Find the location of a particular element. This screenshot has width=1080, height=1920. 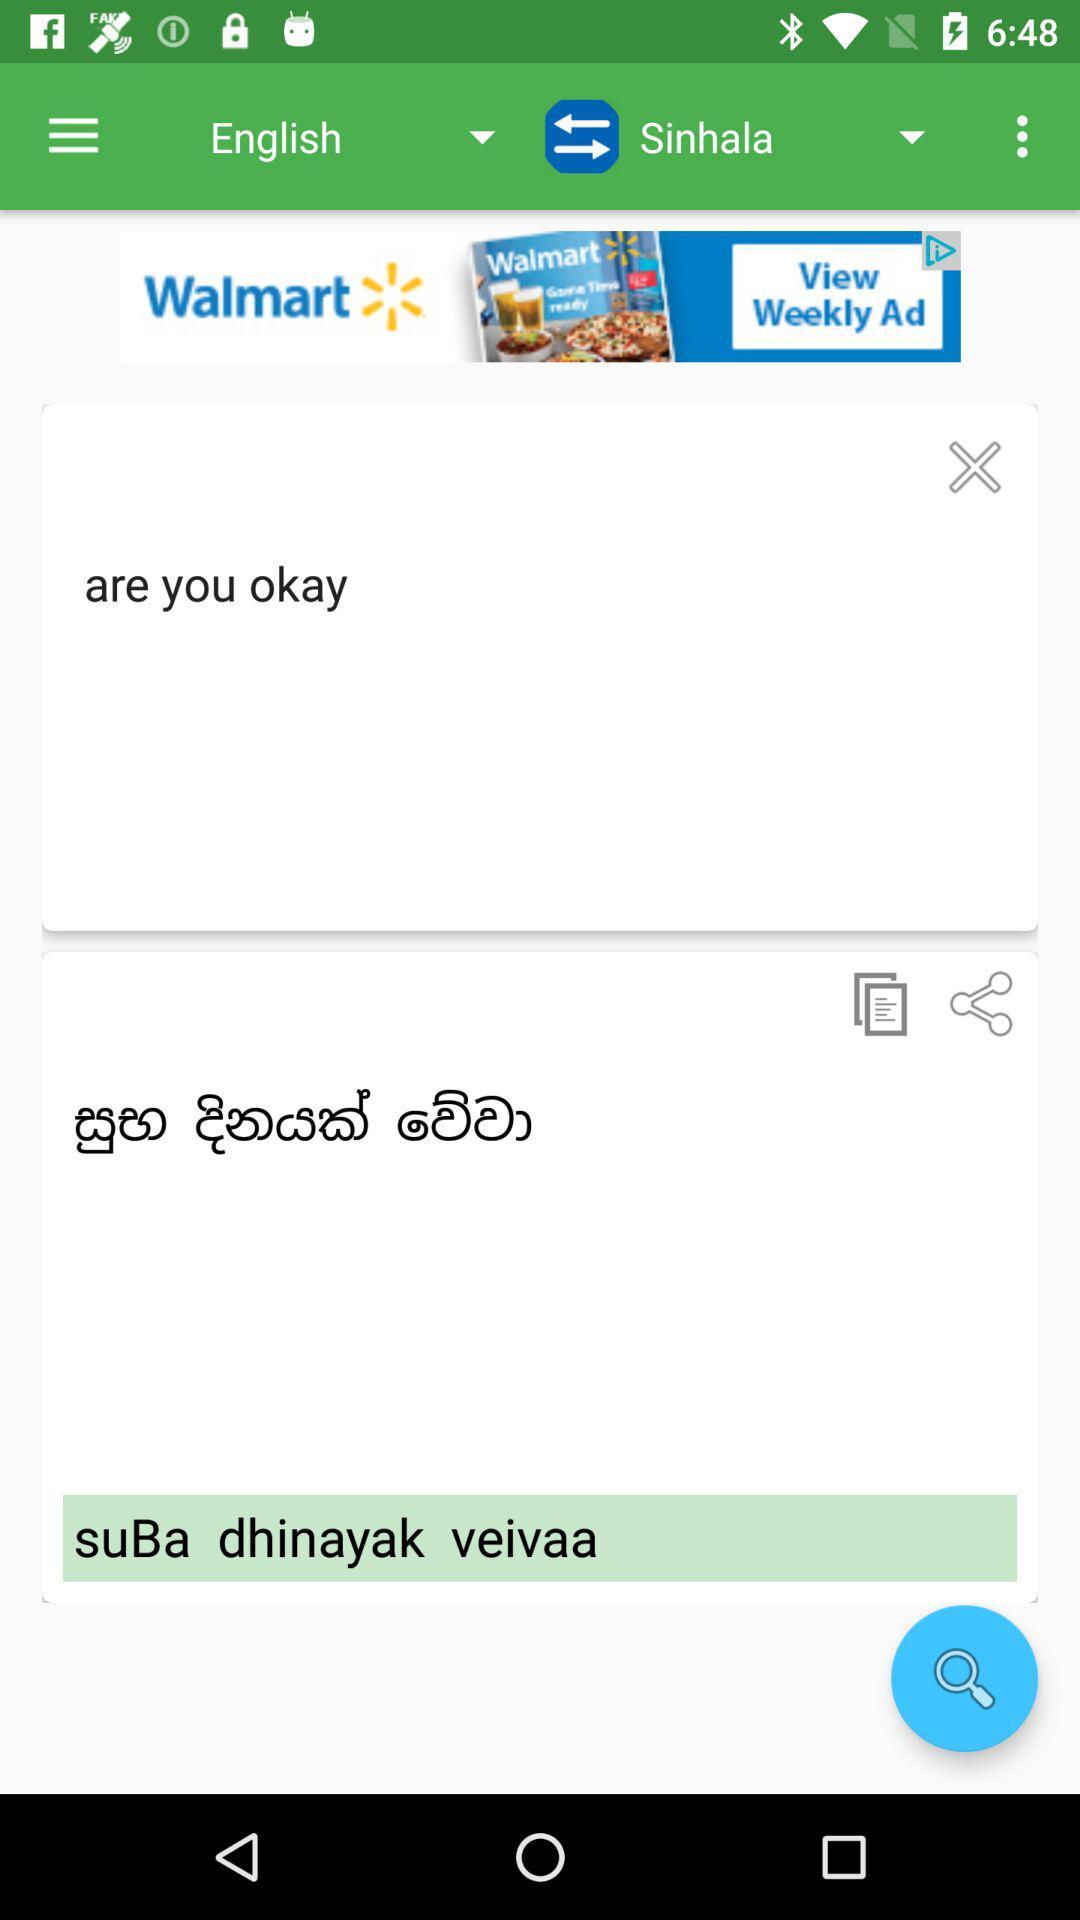

the are you okay is located at coordinates (540, 720).